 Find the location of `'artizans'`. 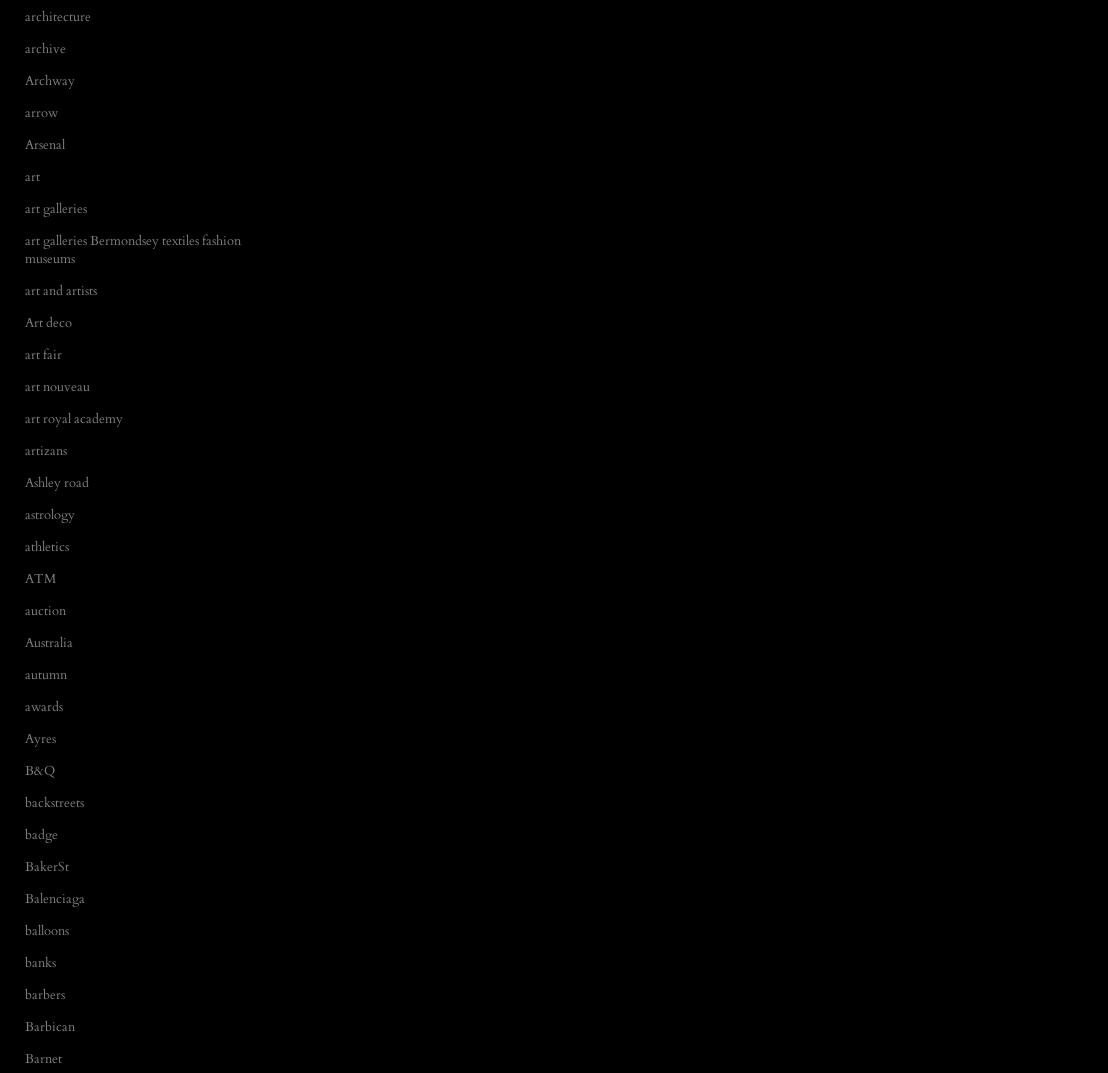

'artizans' is located at coordinates (45, 450).